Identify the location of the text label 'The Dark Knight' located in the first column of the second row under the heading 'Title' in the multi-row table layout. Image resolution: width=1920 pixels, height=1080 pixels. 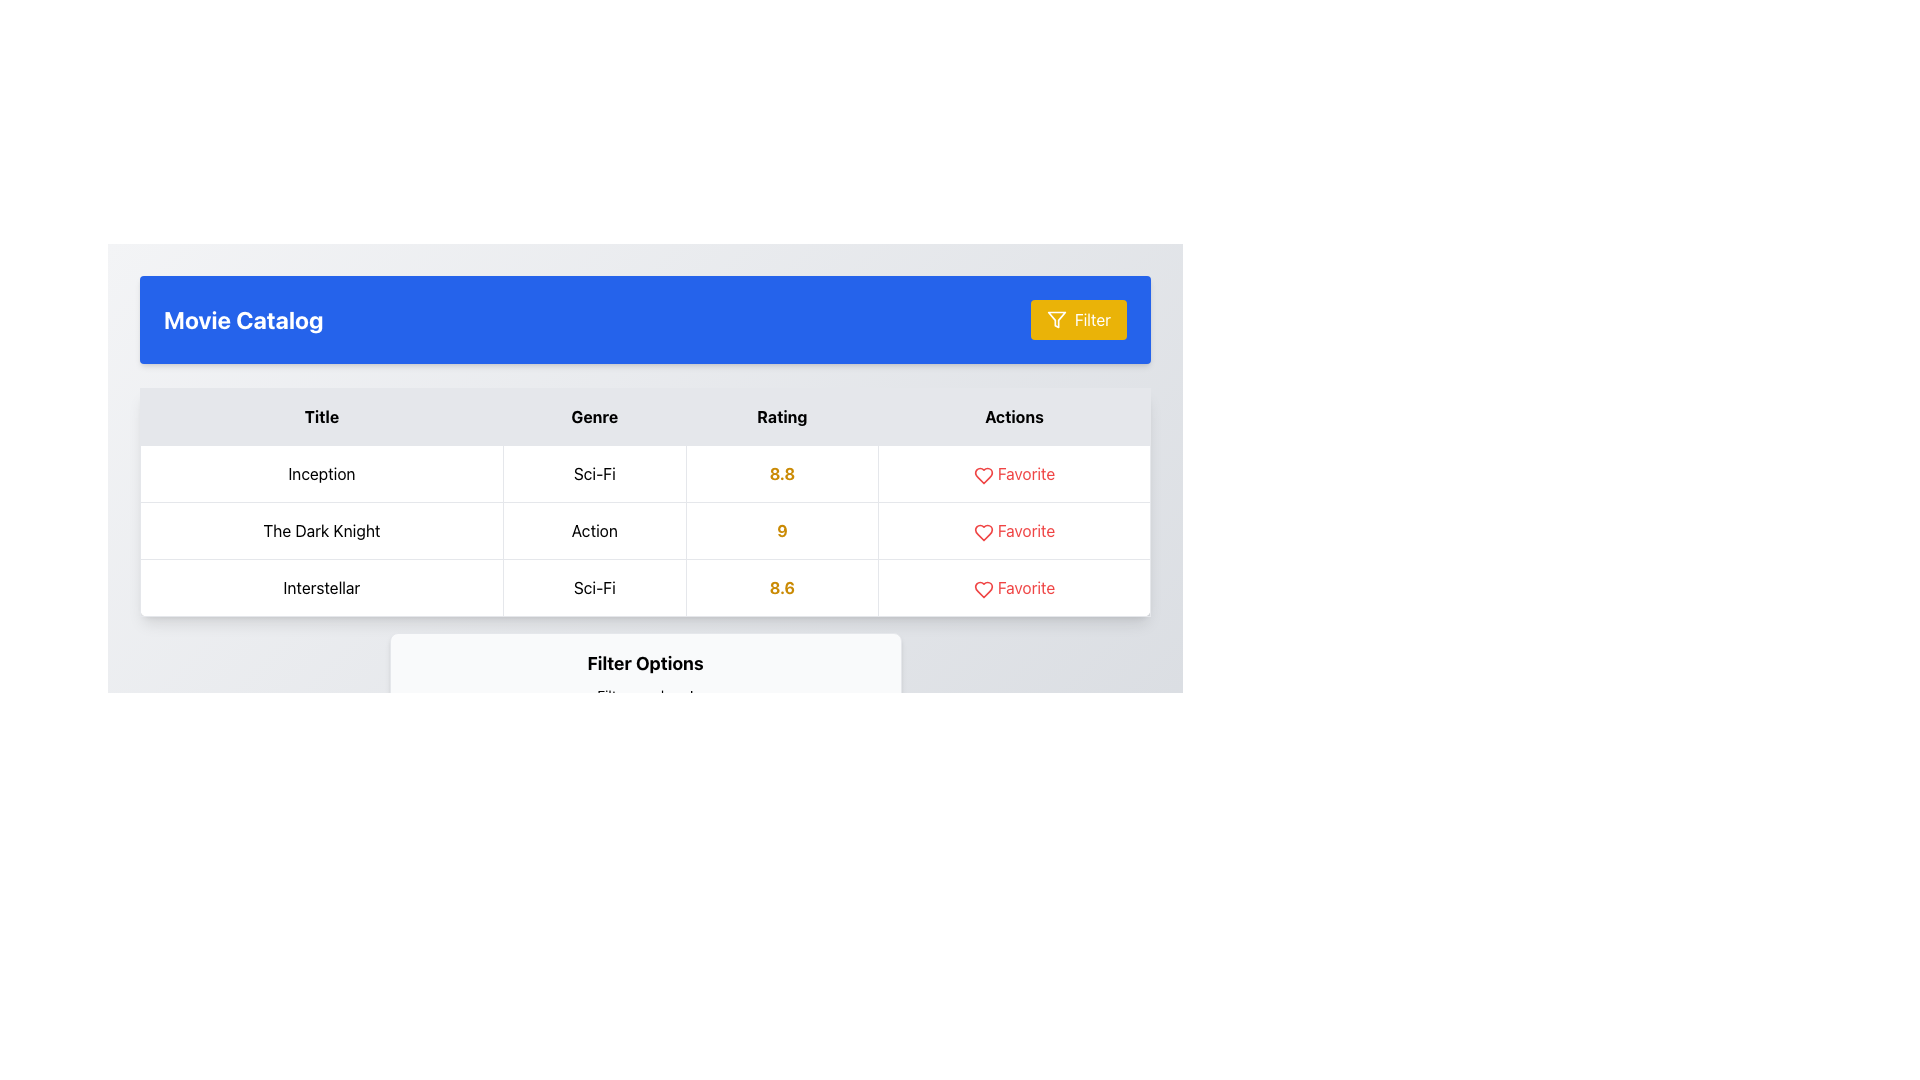
(321, 530).